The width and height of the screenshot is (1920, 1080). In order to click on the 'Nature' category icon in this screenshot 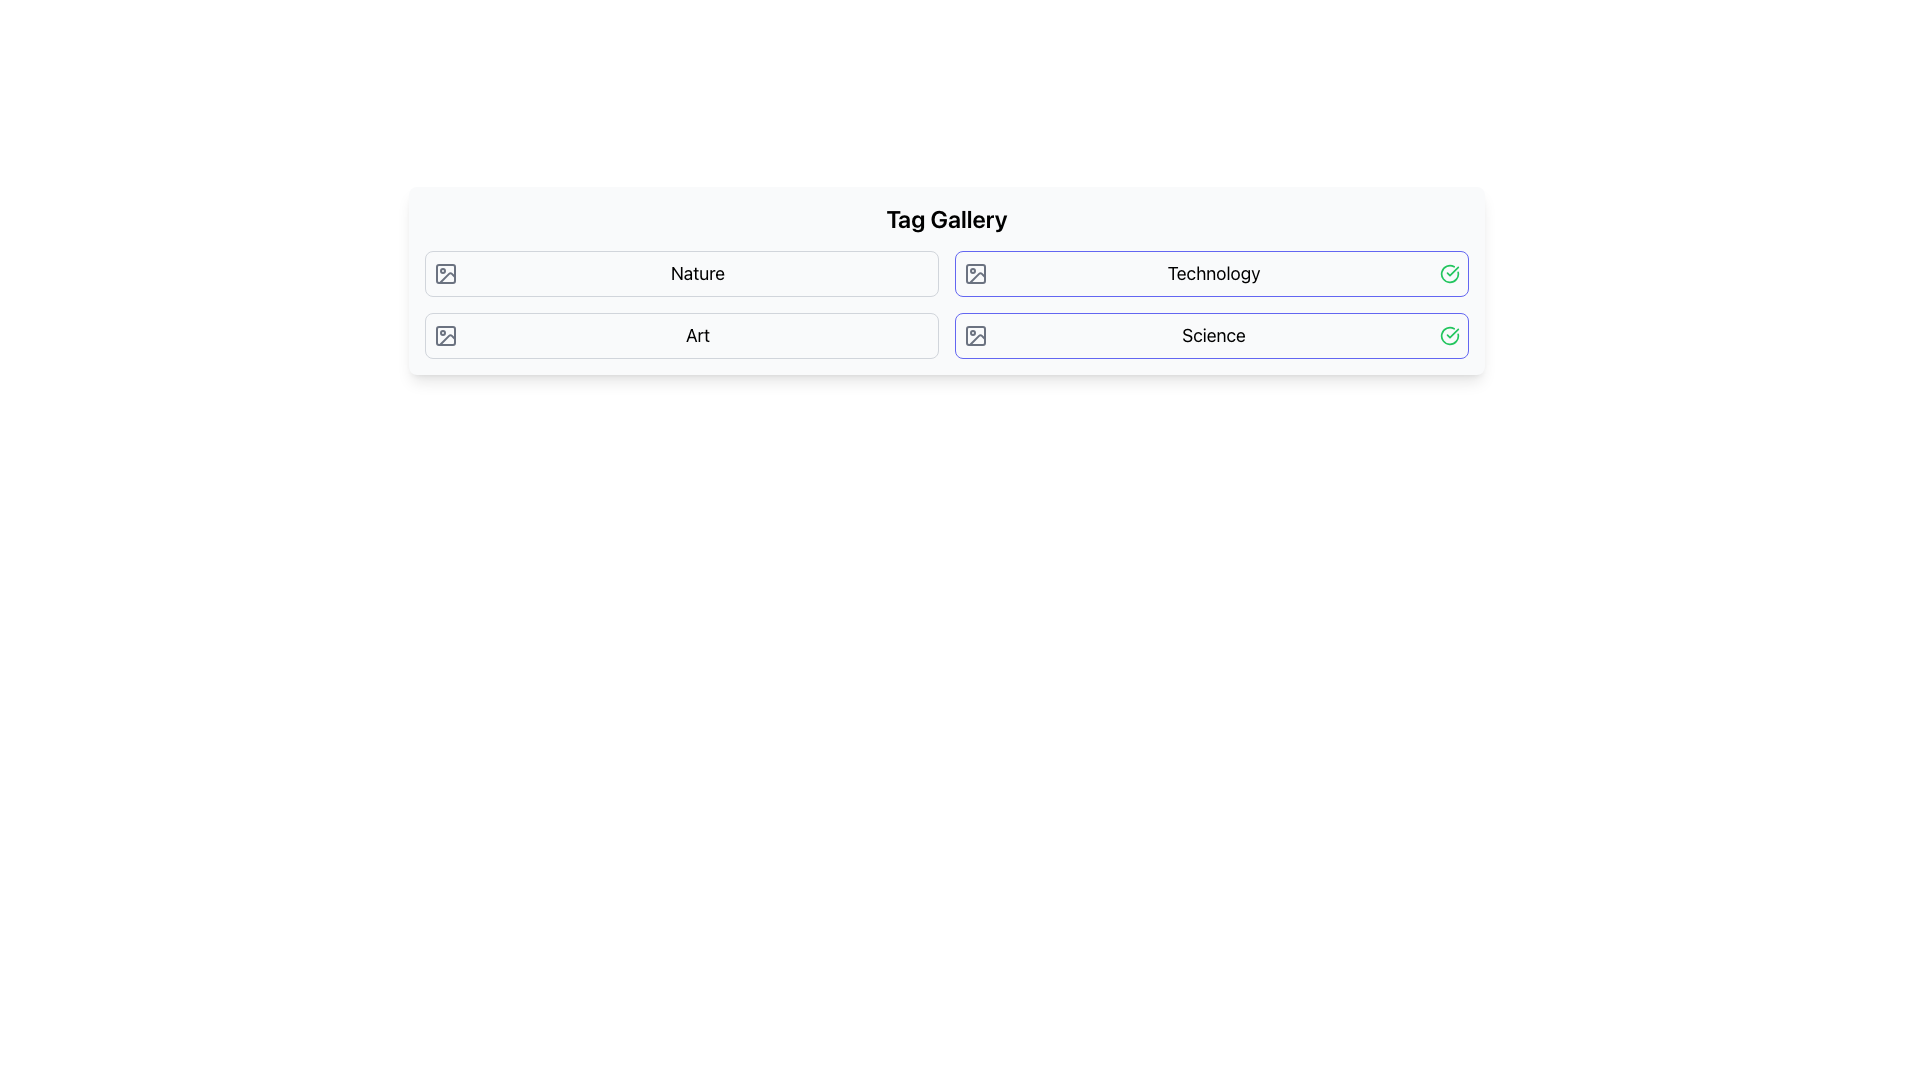, I will do `click(445, 273)`.